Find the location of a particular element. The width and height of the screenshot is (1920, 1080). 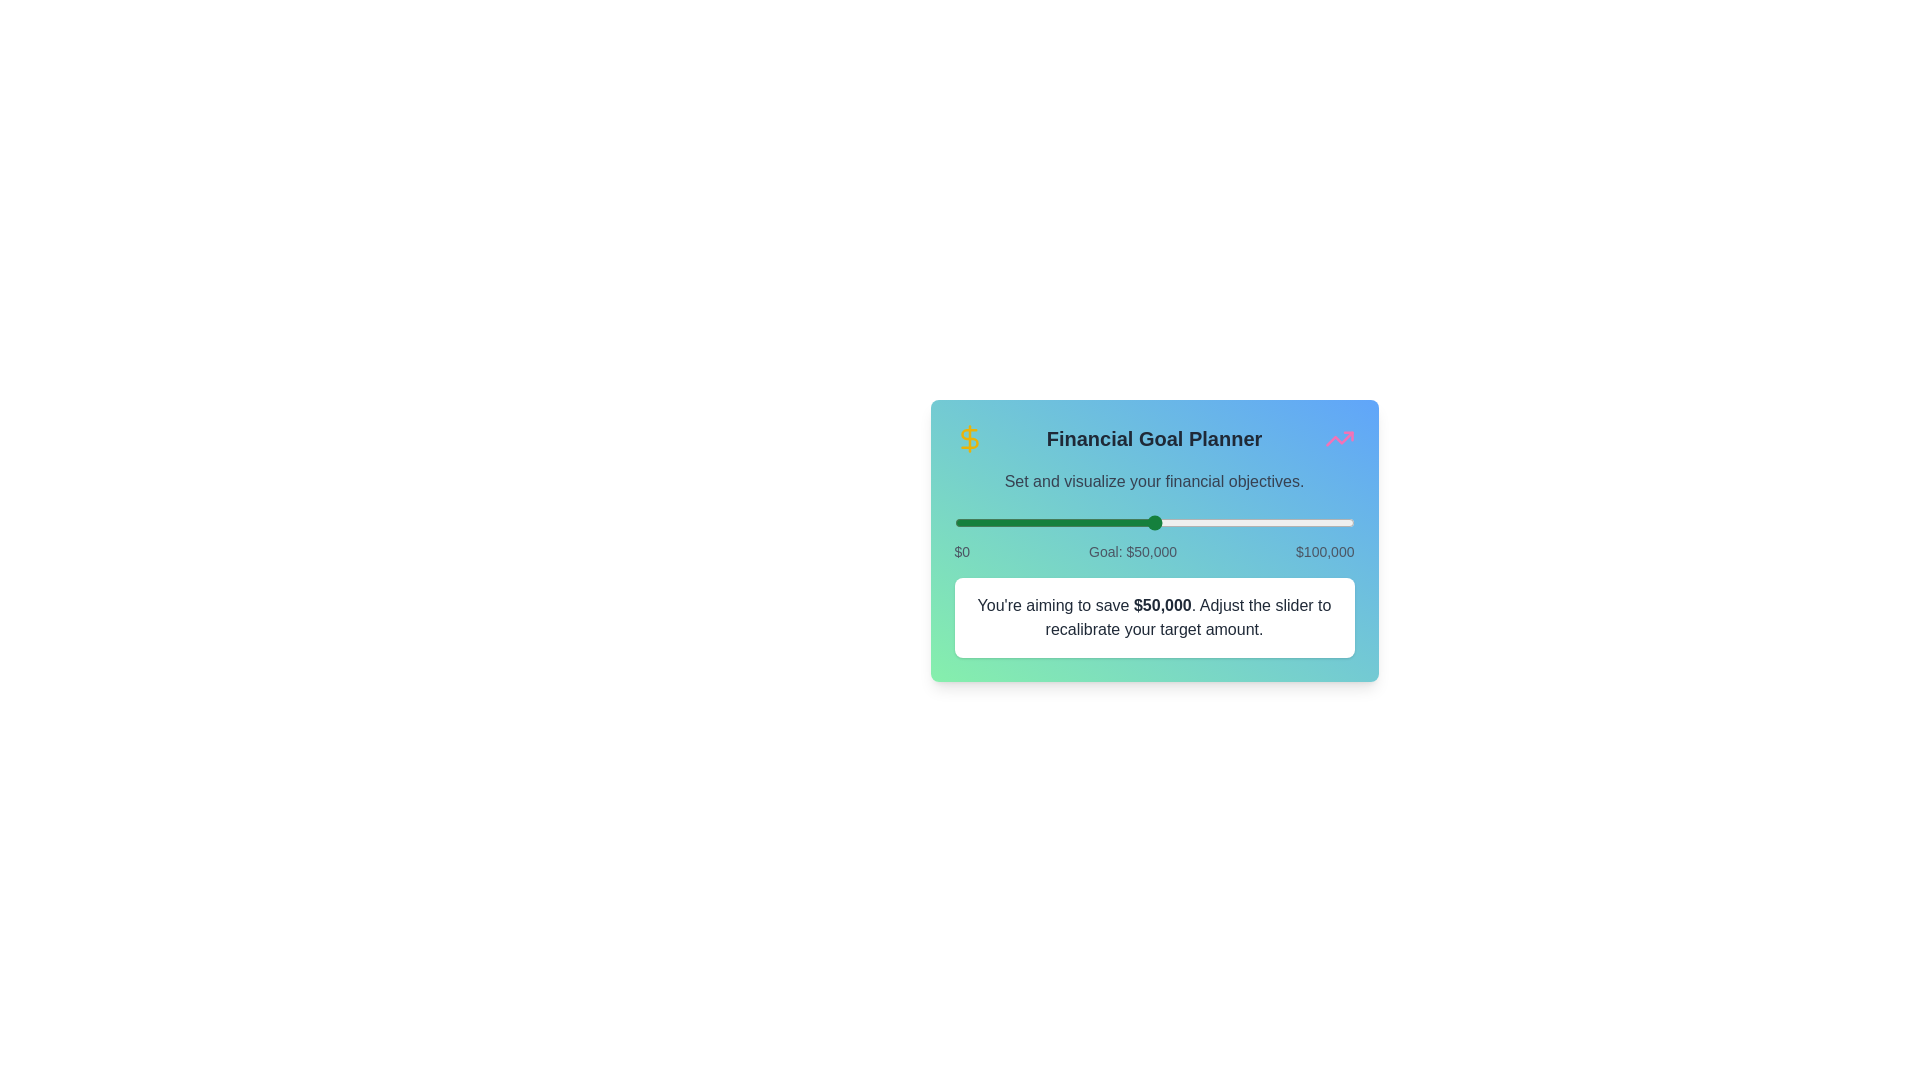

the slider to set the financial goal to 34991 dollars is located at coordinates (1093, 522).